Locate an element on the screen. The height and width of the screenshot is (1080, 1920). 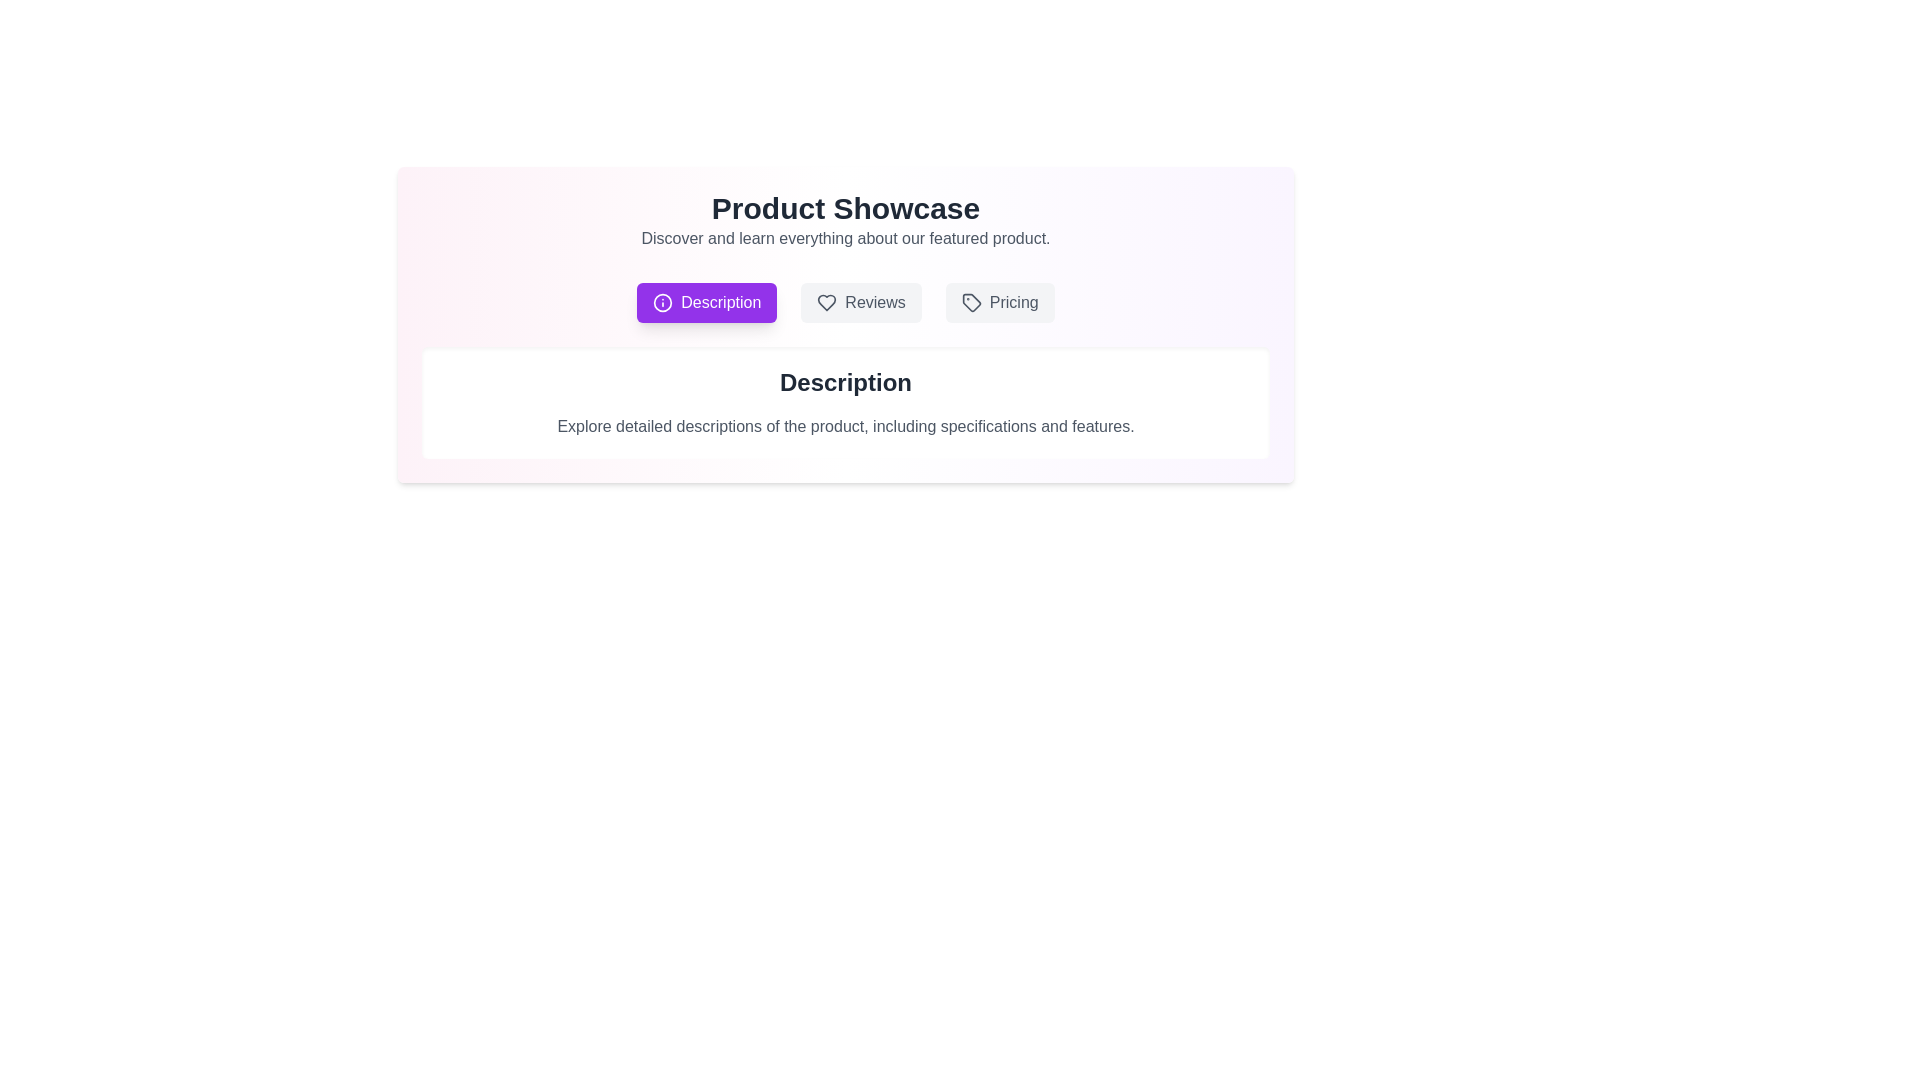
the Description tab is located at coordinates (707, 303).